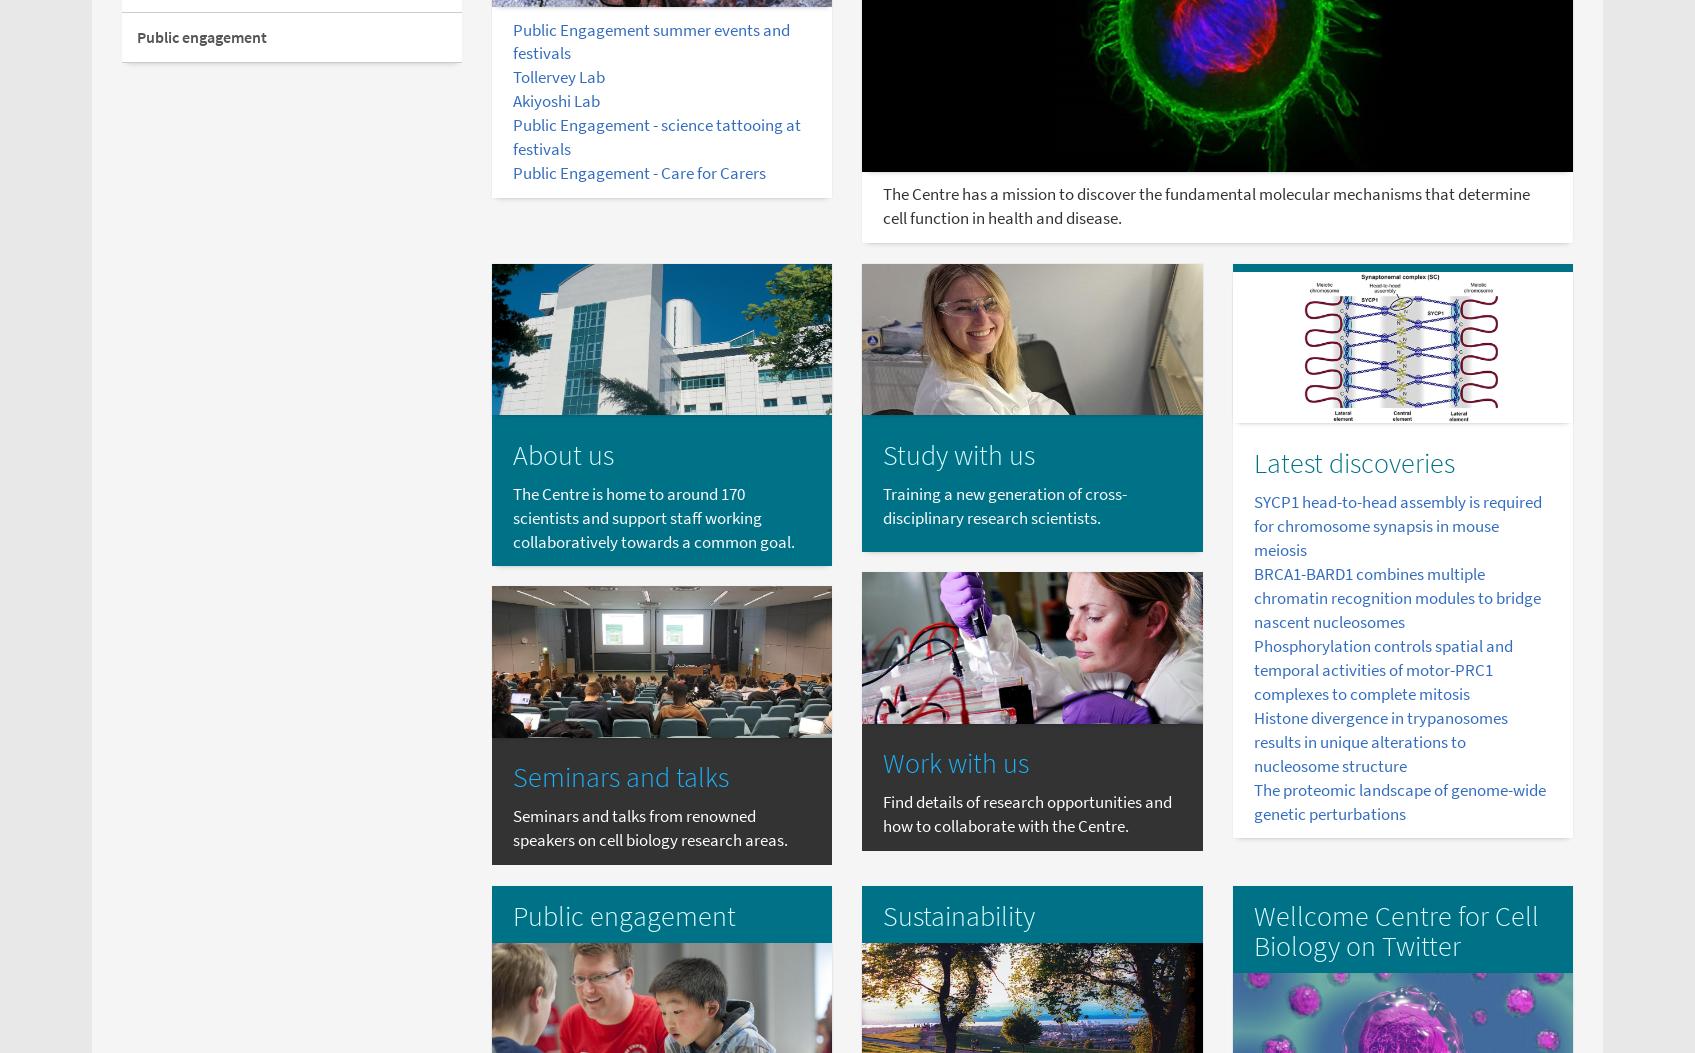 This screenshot has height=1053, width=1695. Describe the element at coordinates (511, 453) in the screenshot. I see `'About us'` at that location.